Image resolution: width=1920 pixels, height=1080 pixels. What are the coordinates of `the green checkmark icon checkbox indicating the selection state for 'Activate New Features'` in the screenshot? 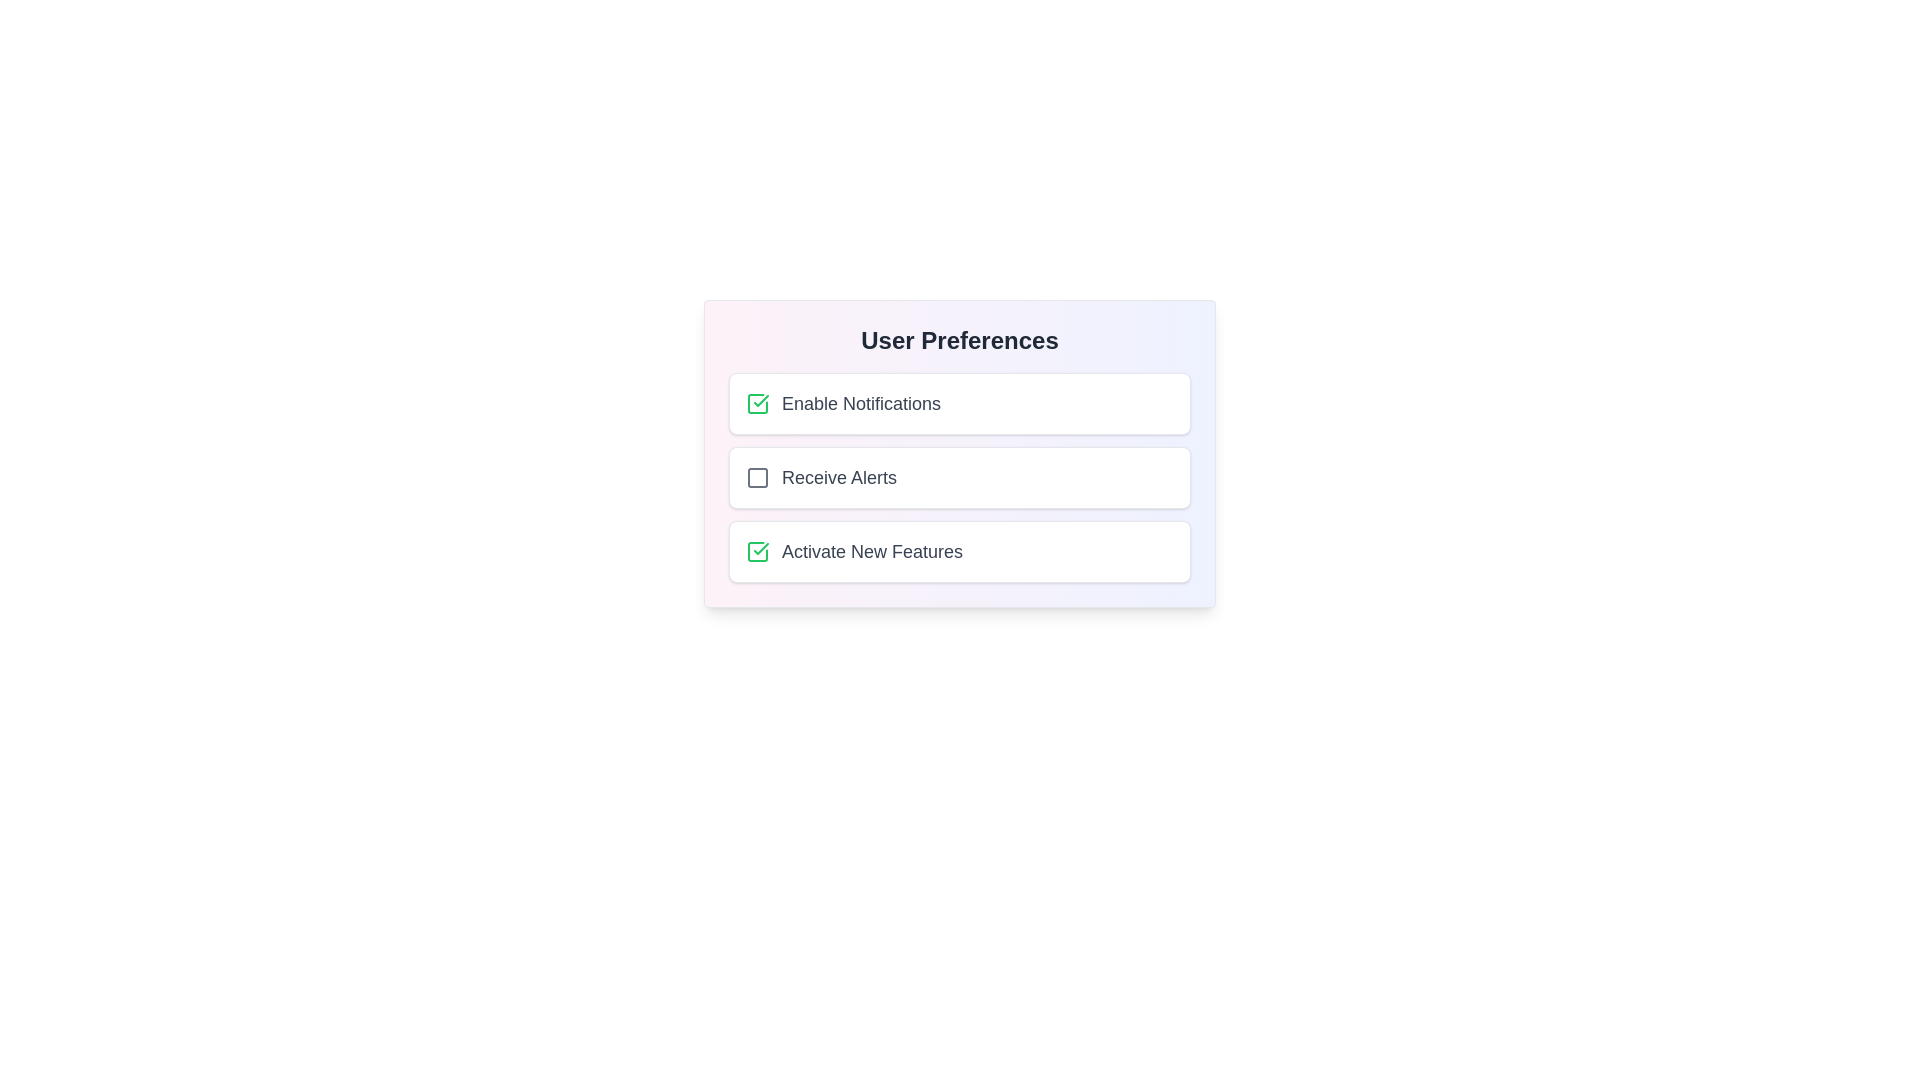 It's located at (757, 551).